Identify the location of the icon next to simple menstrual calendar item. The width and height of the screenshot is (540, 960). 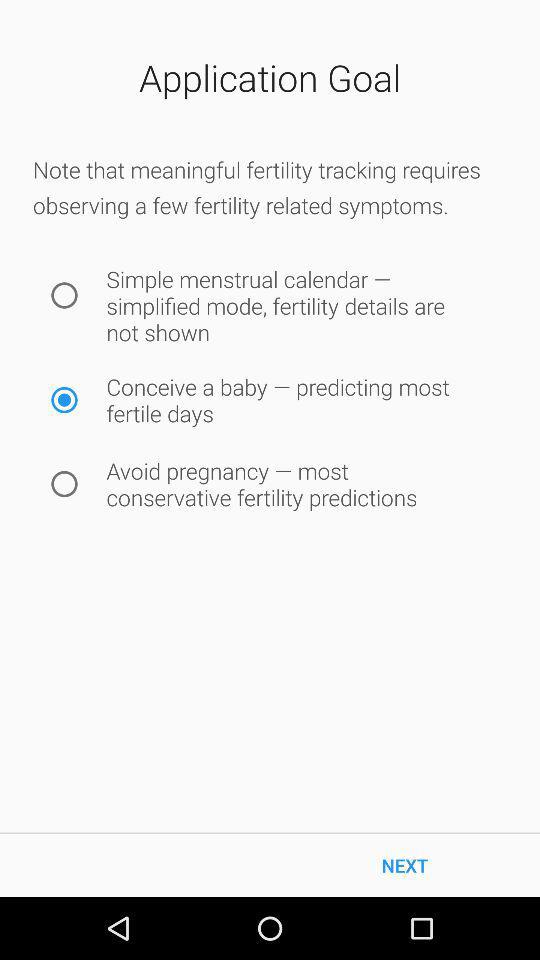
(64, 294).